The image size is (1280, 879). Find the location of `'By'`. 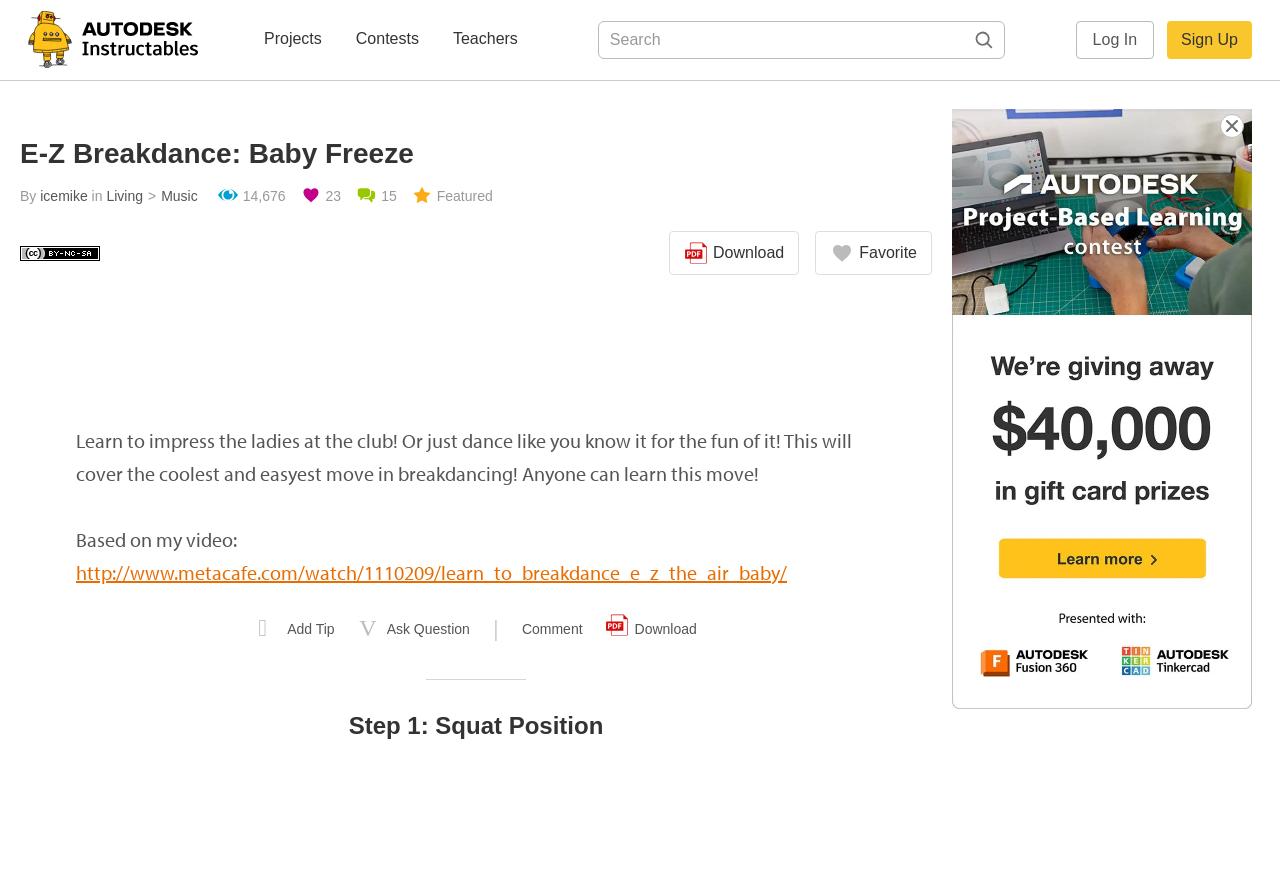

'By' is located at coordinates (29, 195).